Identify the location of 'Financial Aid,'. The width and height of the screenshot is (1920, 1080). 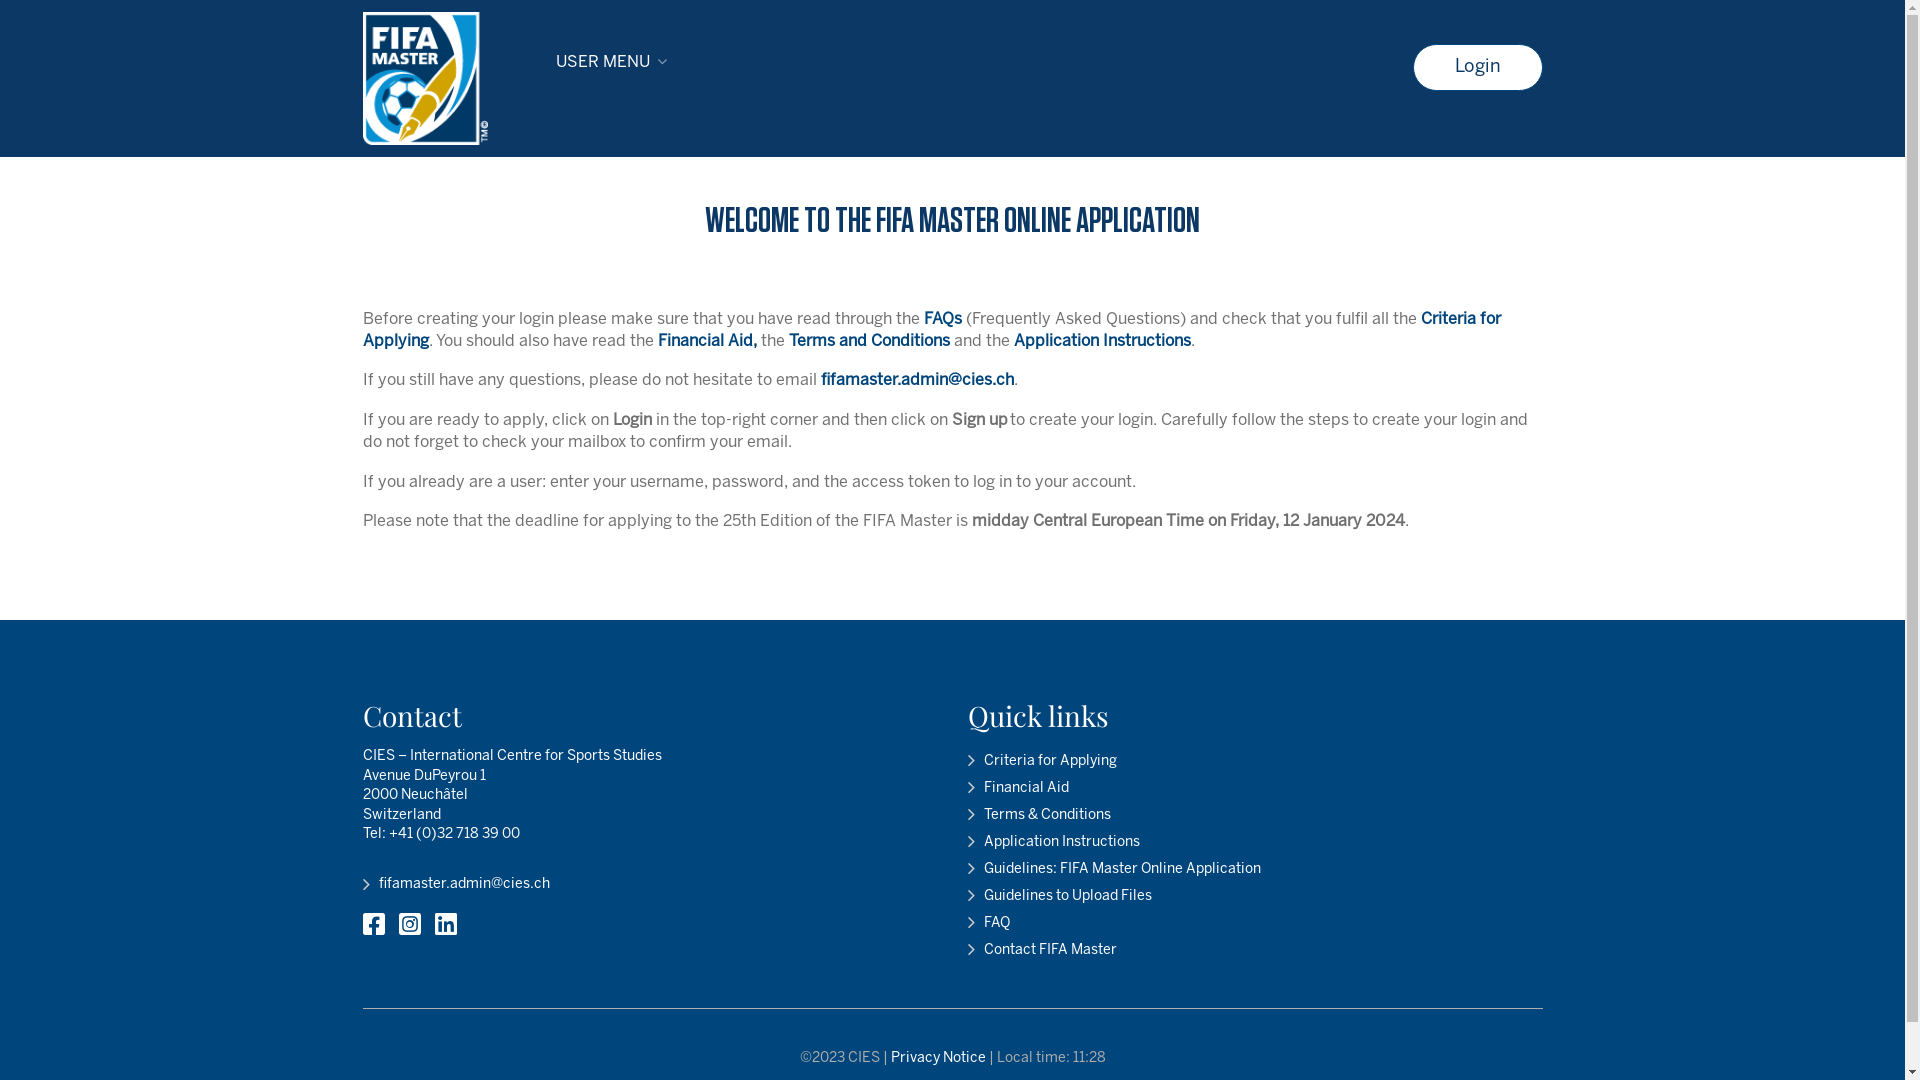
(657, 340).